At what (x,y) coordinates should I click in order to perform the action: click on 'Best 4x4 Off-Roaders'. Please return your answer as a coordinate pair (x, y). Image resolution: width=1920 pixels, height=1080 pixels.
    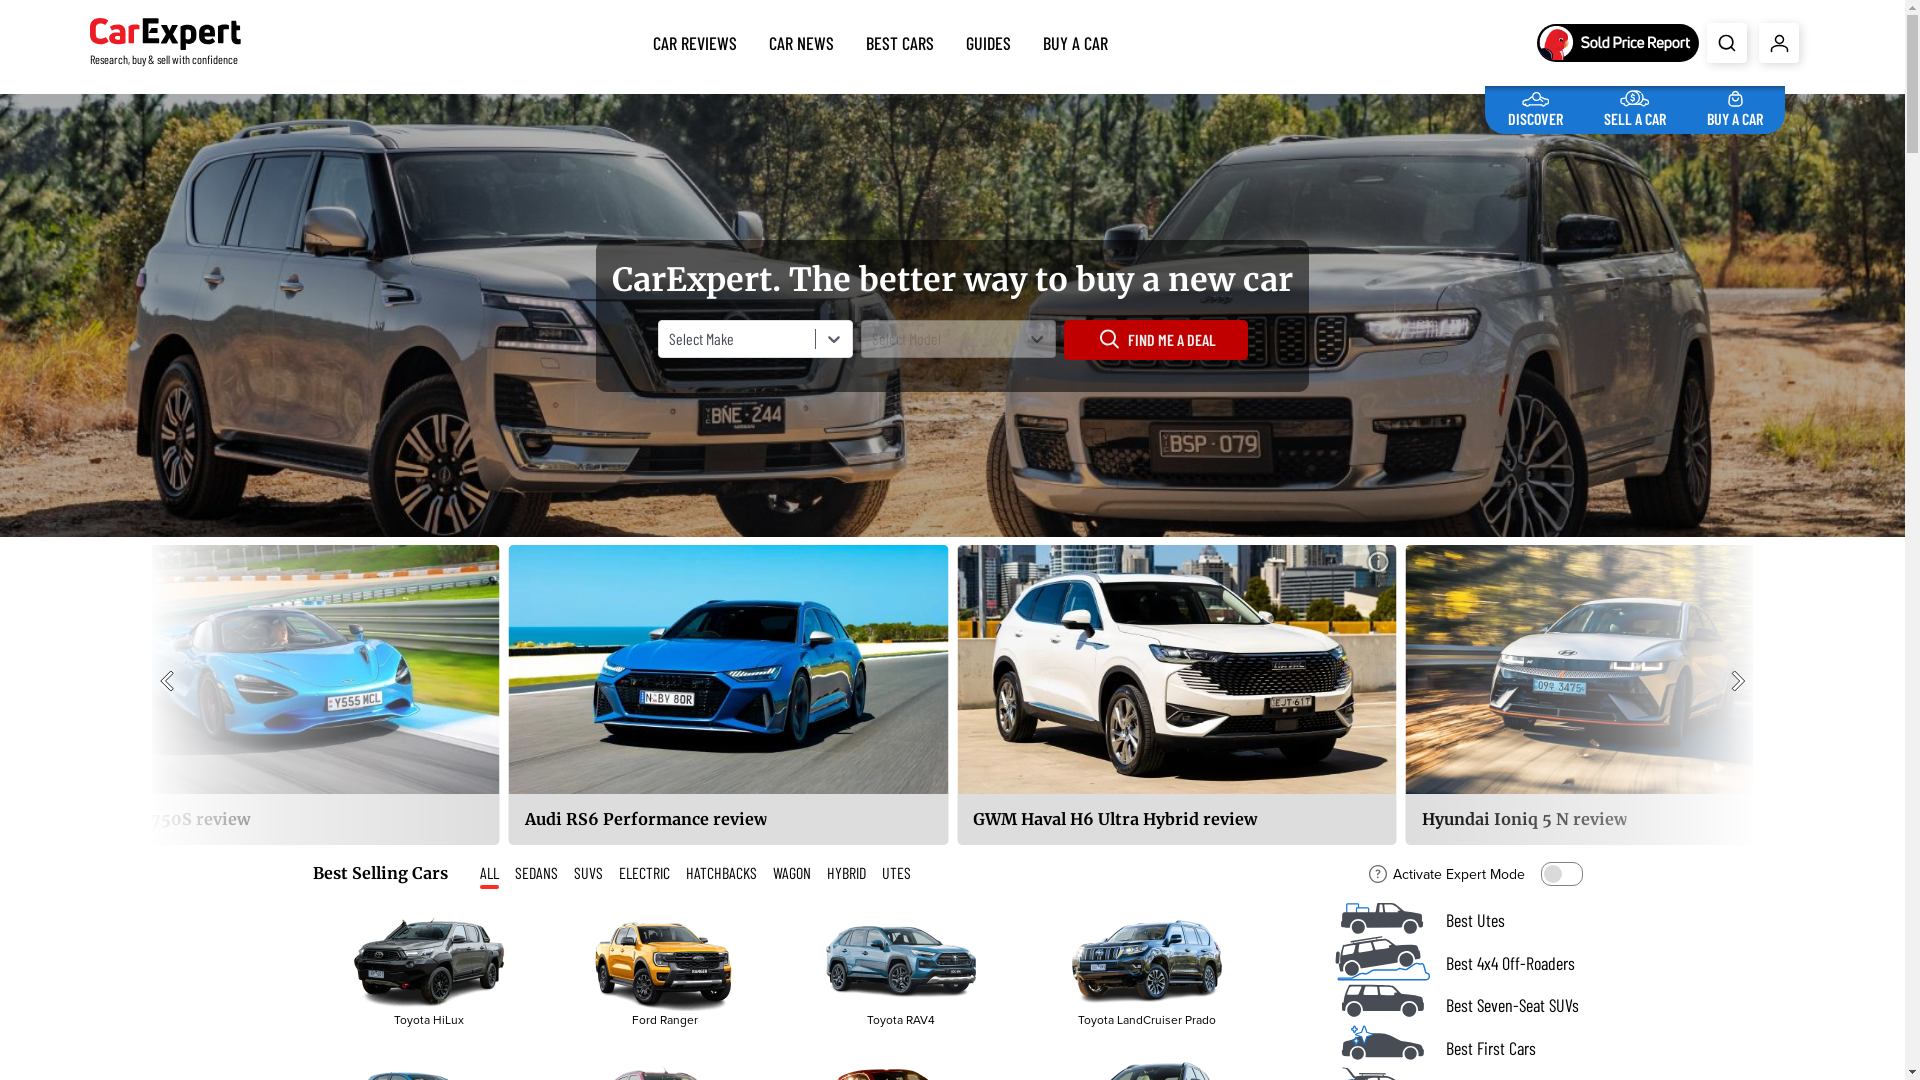
    Looking at the image, I should click on (1462, 962).